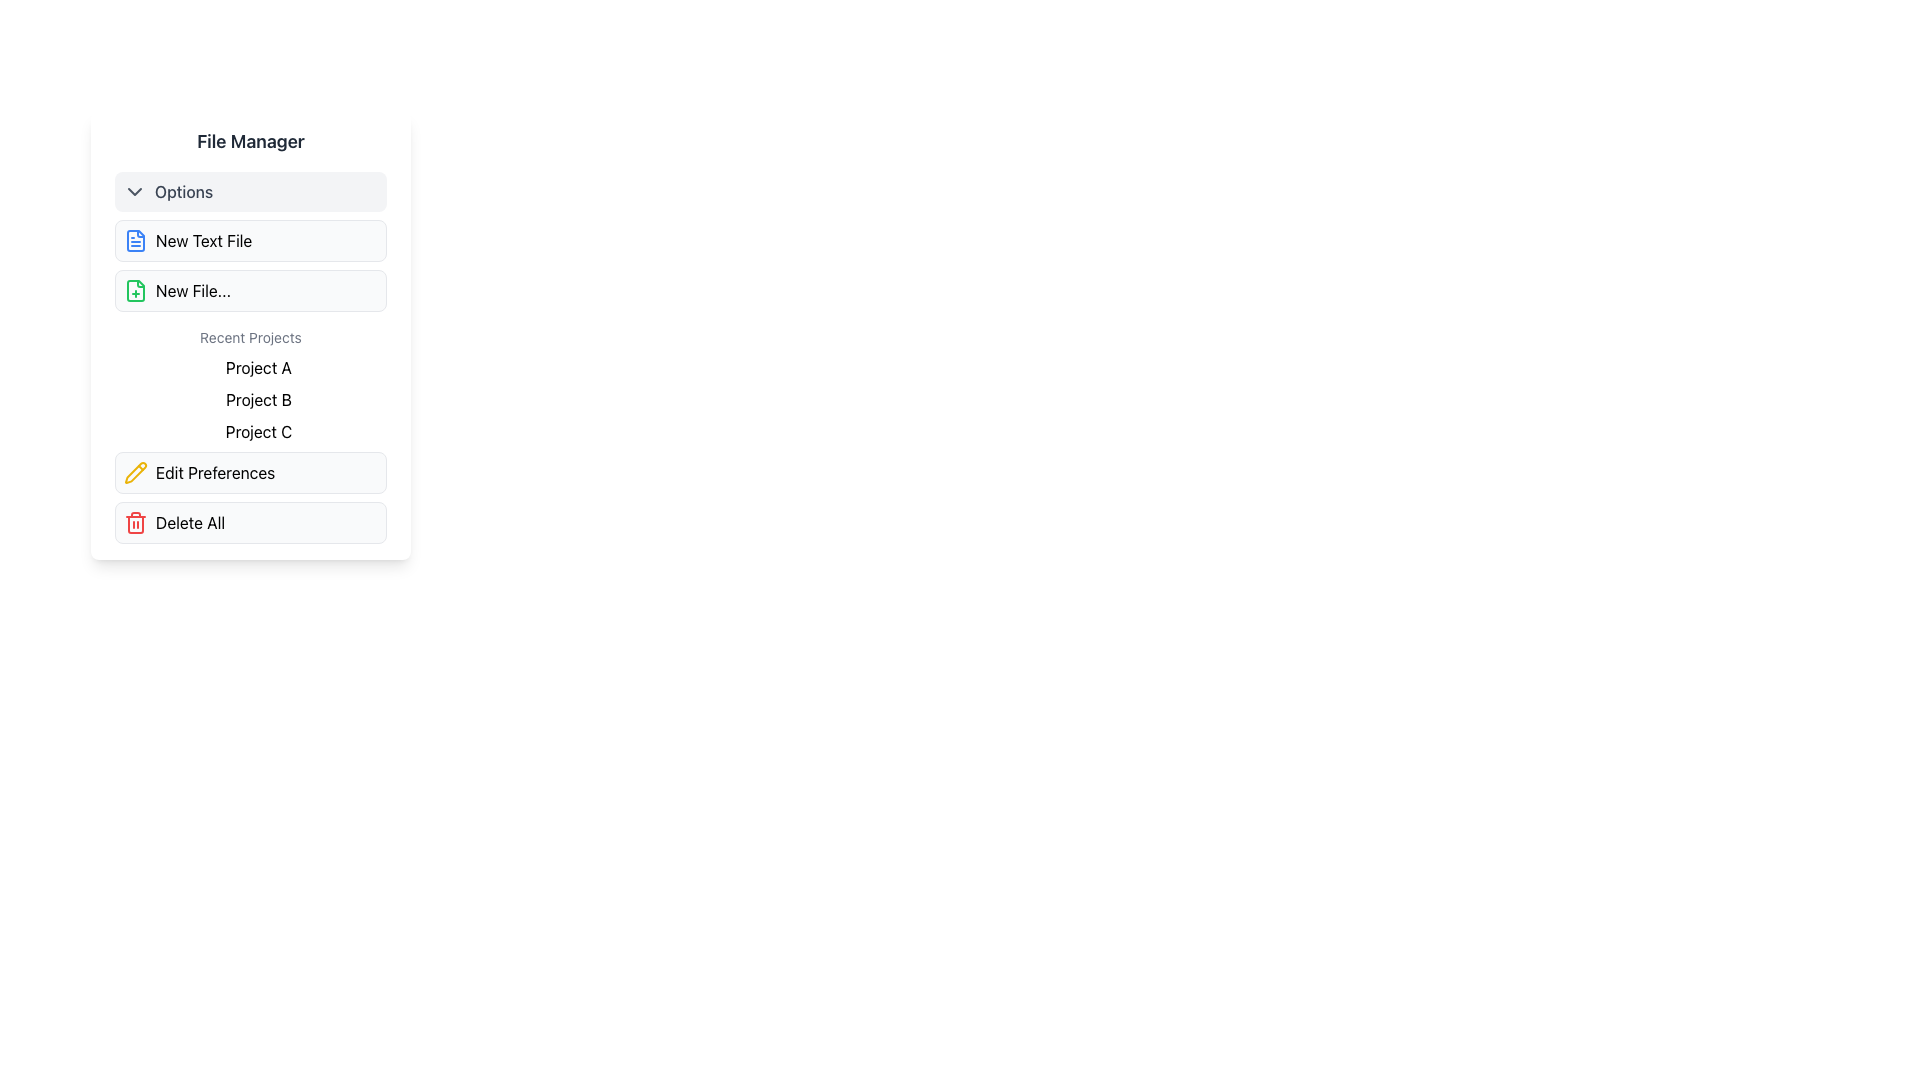  What do you see at coordinates (134, 239) in the screenshot?
I see `the blue document icon with horizontal lines located to the left of the 'New Text File' button in the 'Options' section of the 'File Manager'` at bounding box center [134, 239].